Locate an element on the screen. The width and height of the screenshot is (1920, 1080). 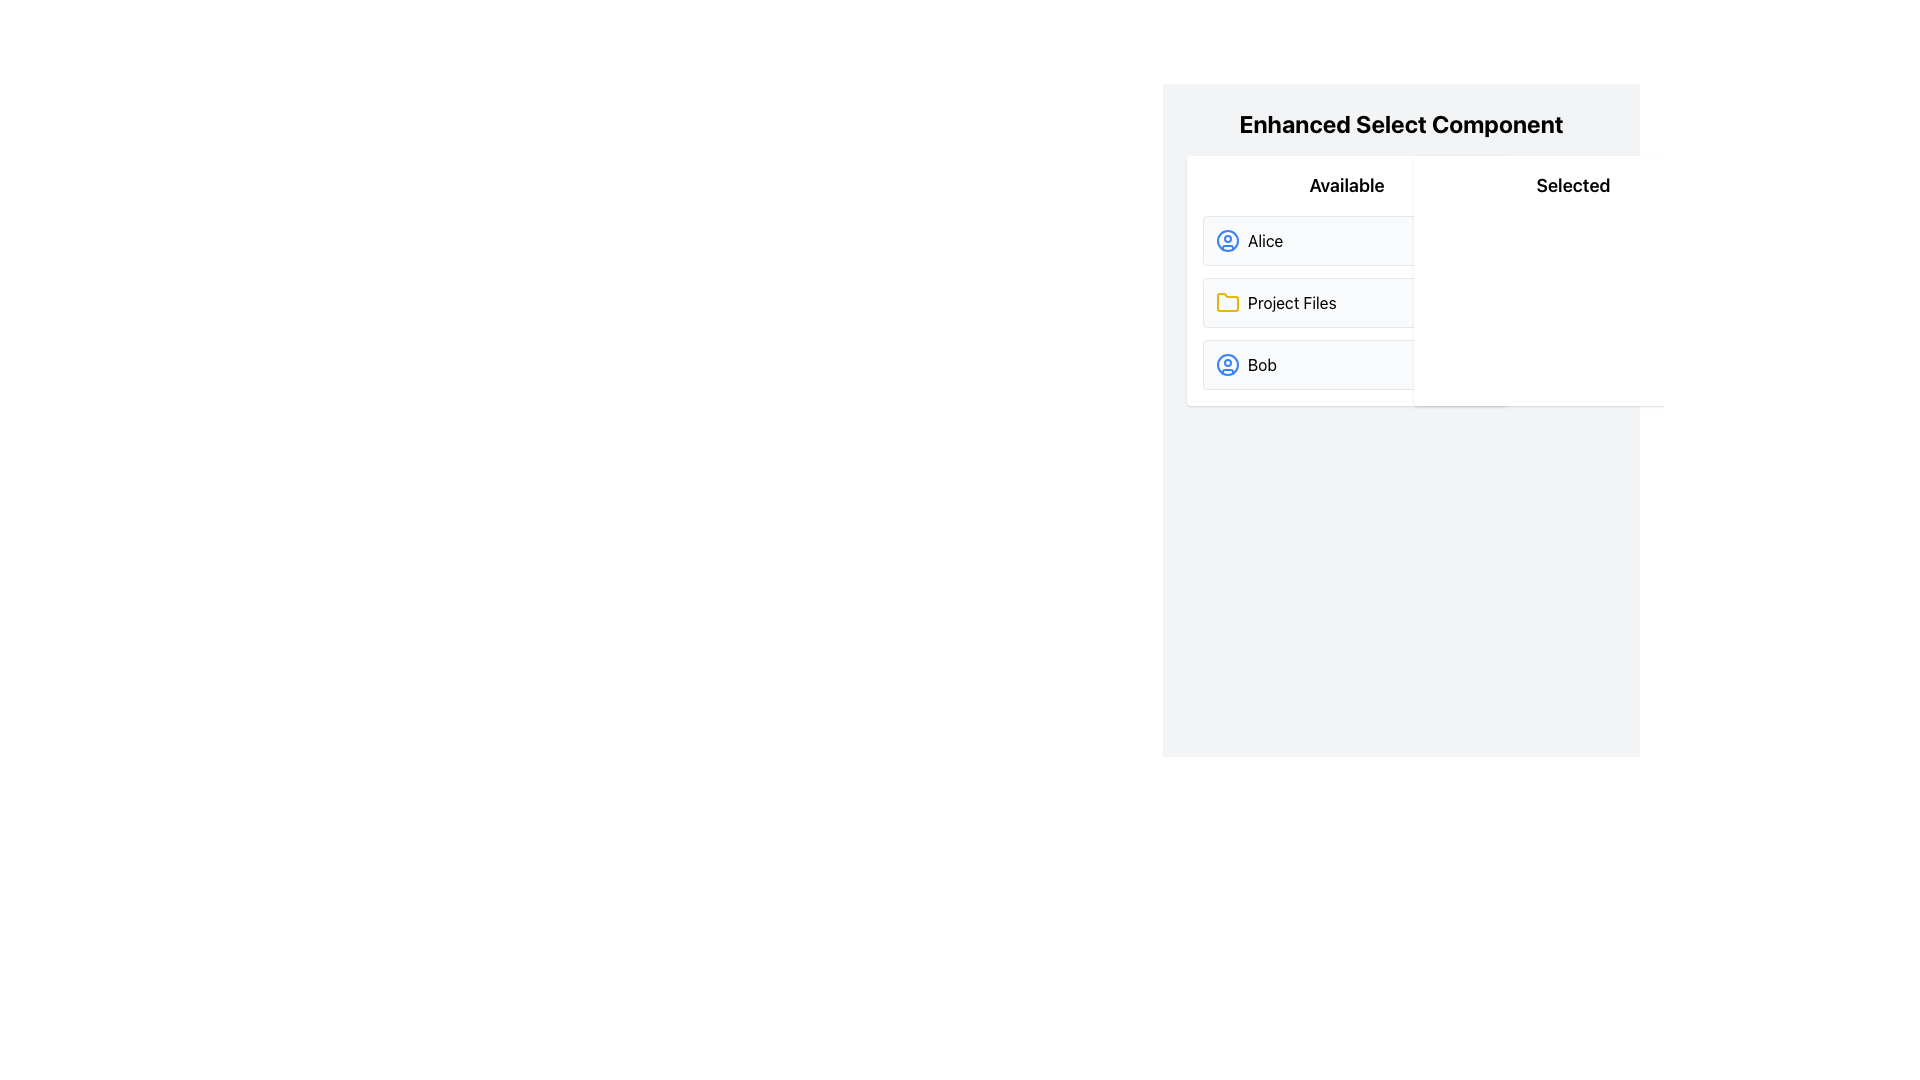
the list item representing 'Alice' in the 'Available' column of the 'Enhanced Select Component' interface is located at coordinates (1248, 239).